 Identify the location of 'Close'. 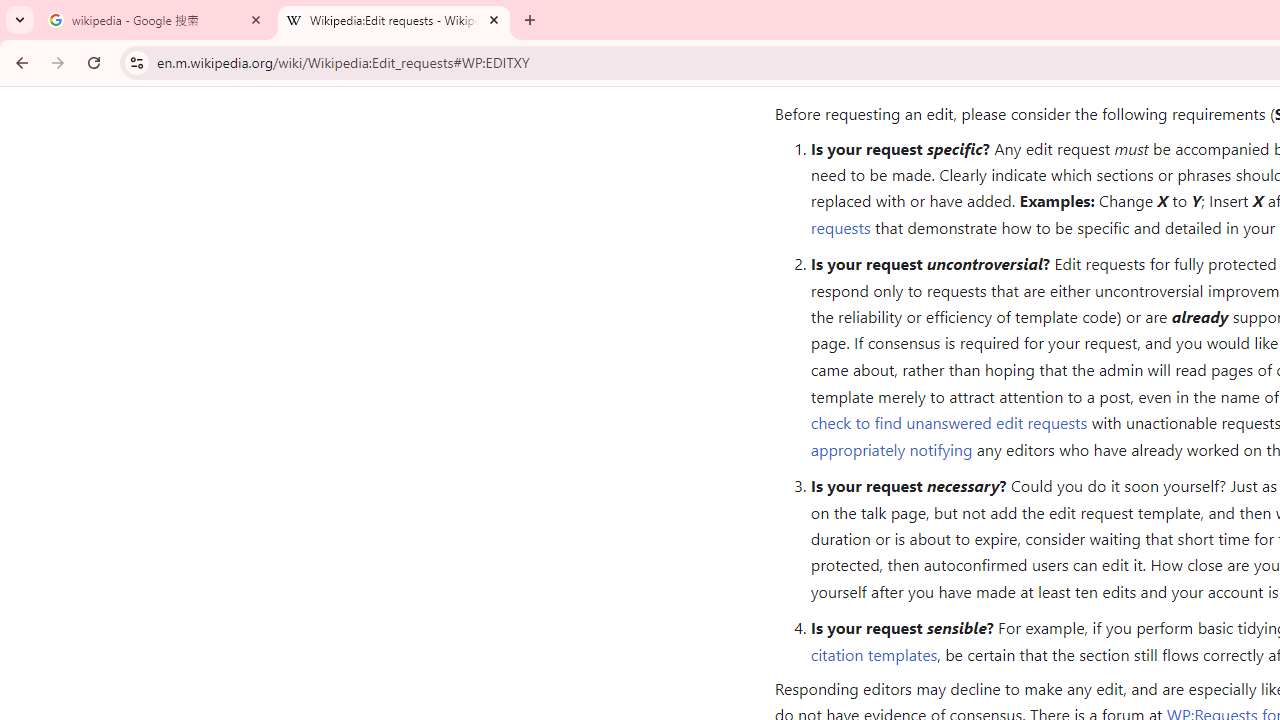
(494, 19).